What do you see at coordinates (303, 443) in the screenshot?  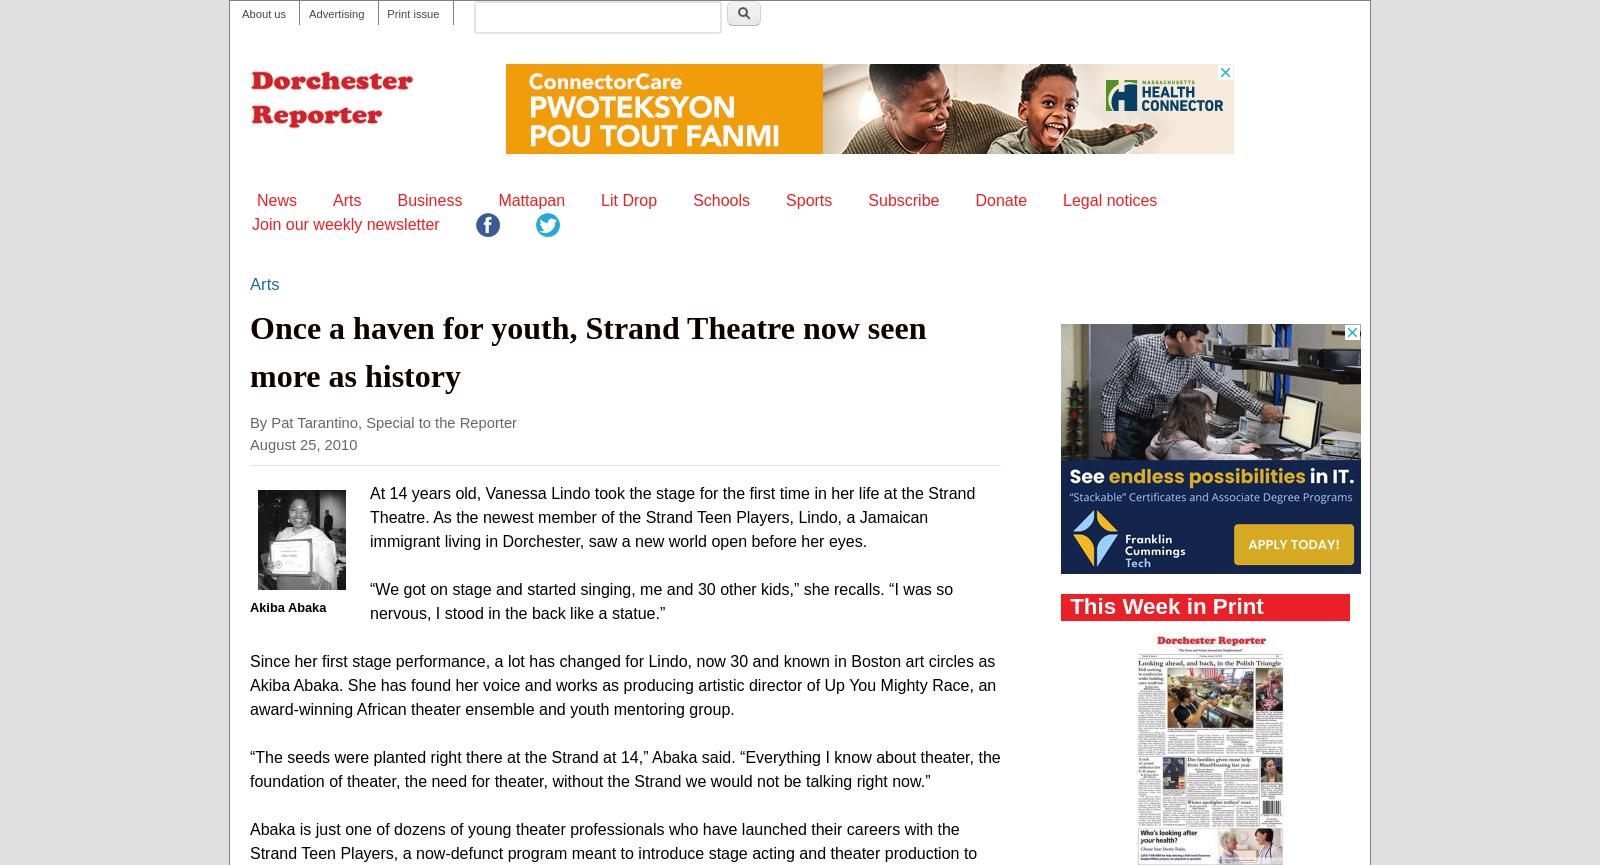 I see `'August 25, 2010'` at bounding box center [303, 443].